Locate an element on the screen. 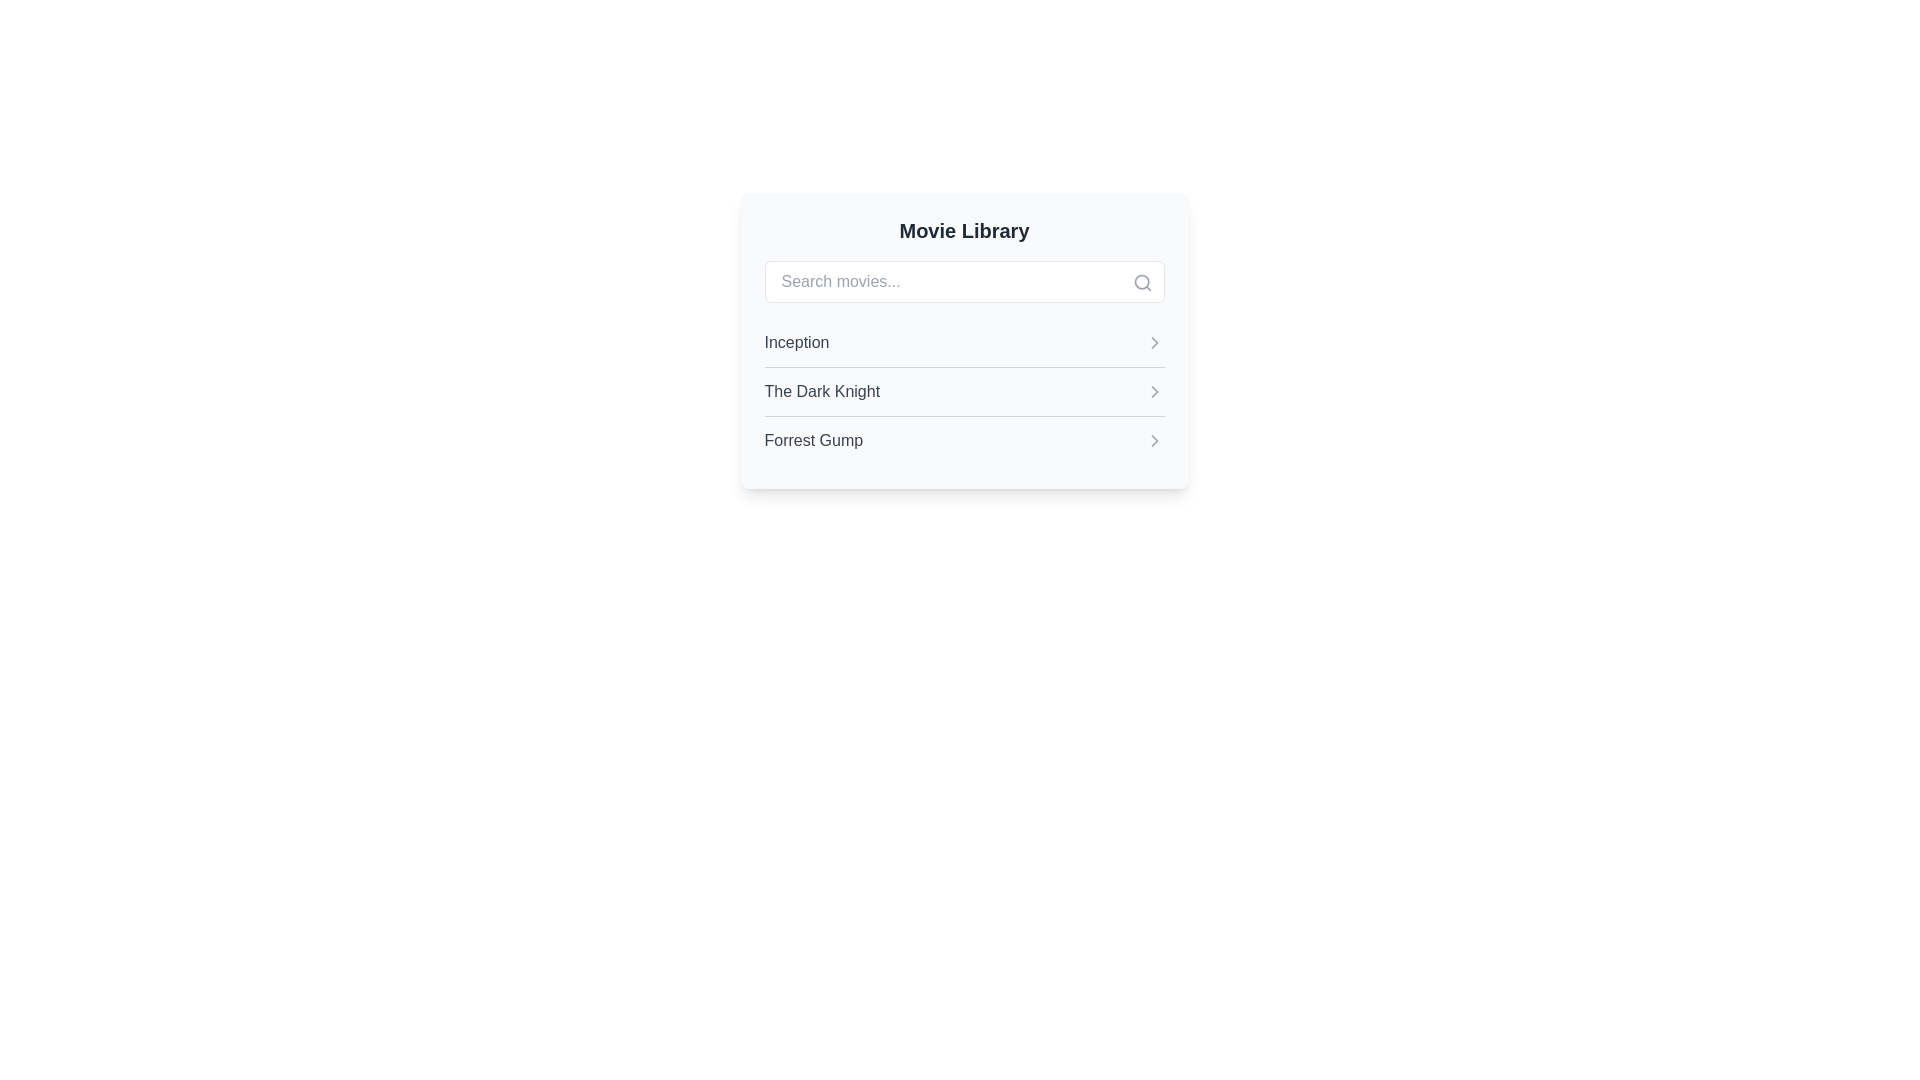 The width and height of the screenshot is (1920, 1080). the text label displaying the movie title 'The Dark Knight' in the movie library interface, which is the second item in a vertical list of movie titles is located at coordinates (822, 392).